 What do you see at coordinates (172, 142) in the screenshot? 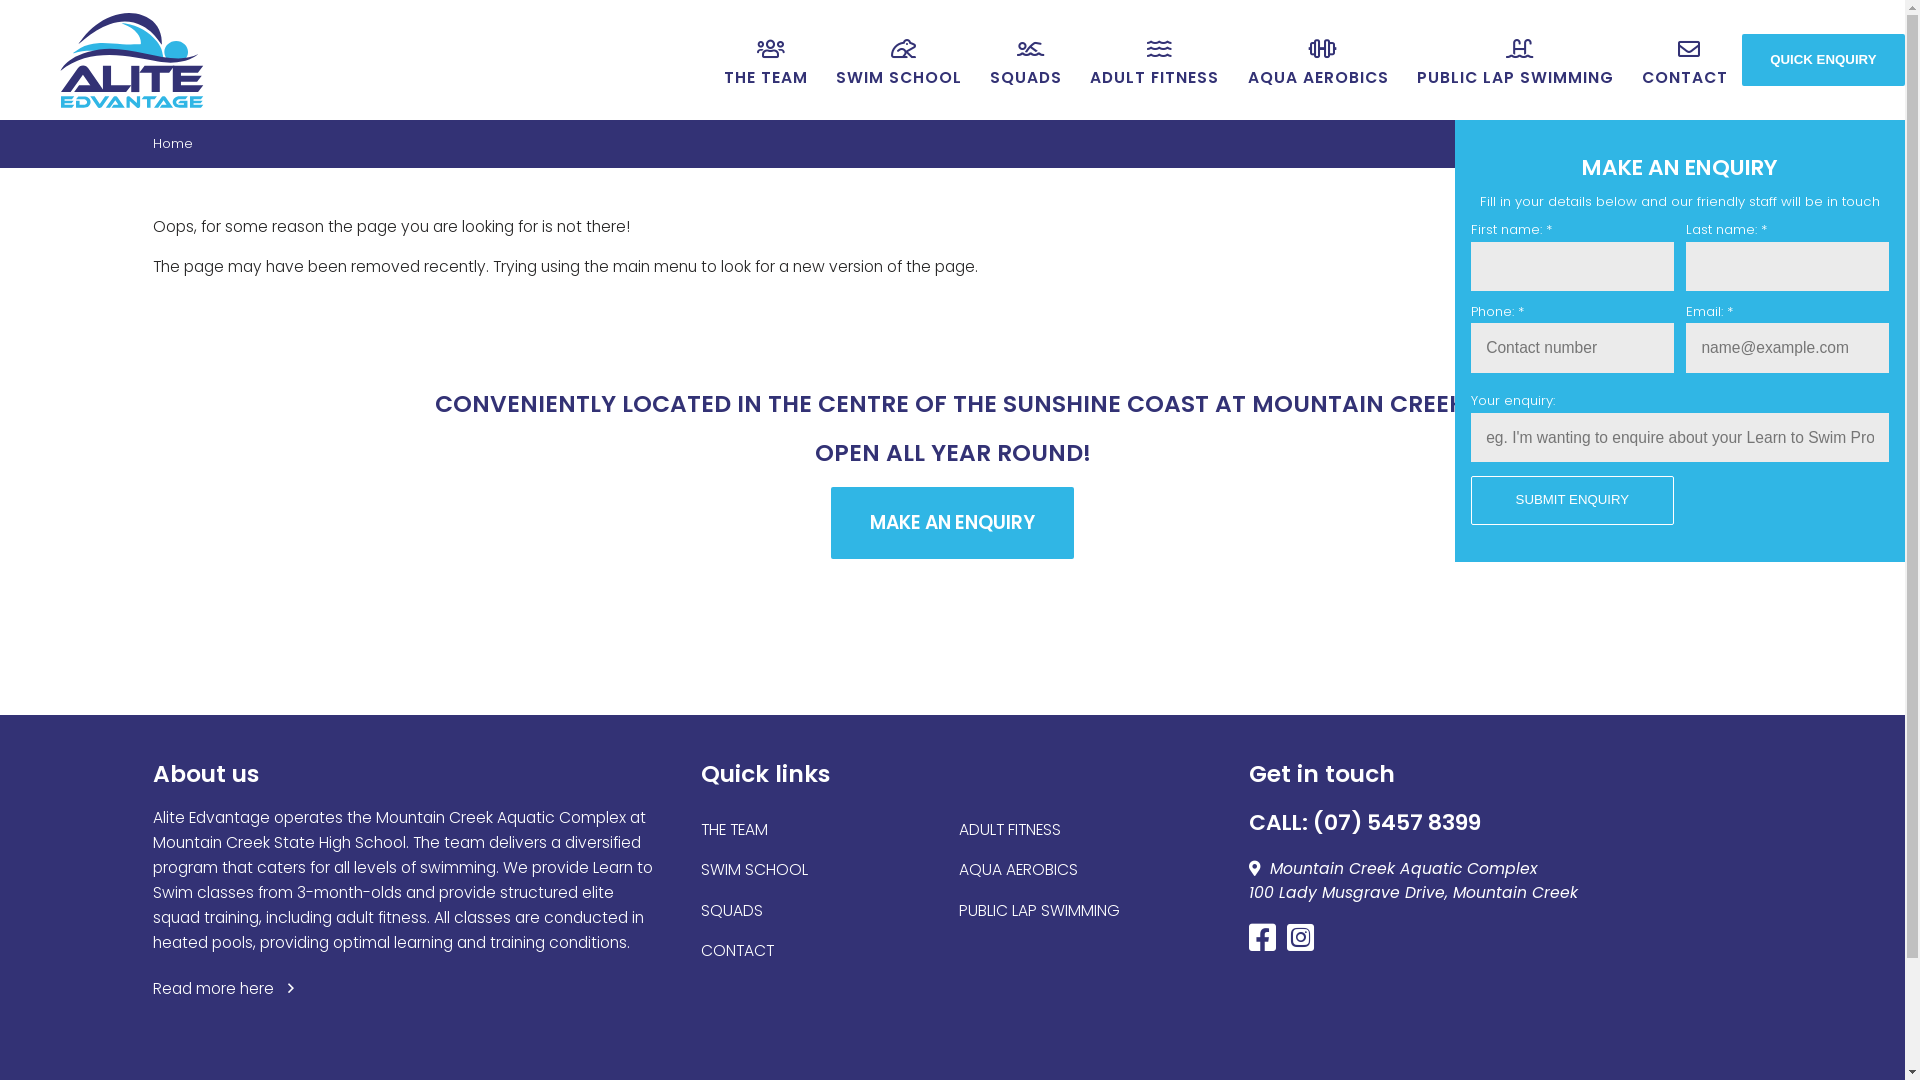
I see `'Home'` at bounding box center [172, 142].